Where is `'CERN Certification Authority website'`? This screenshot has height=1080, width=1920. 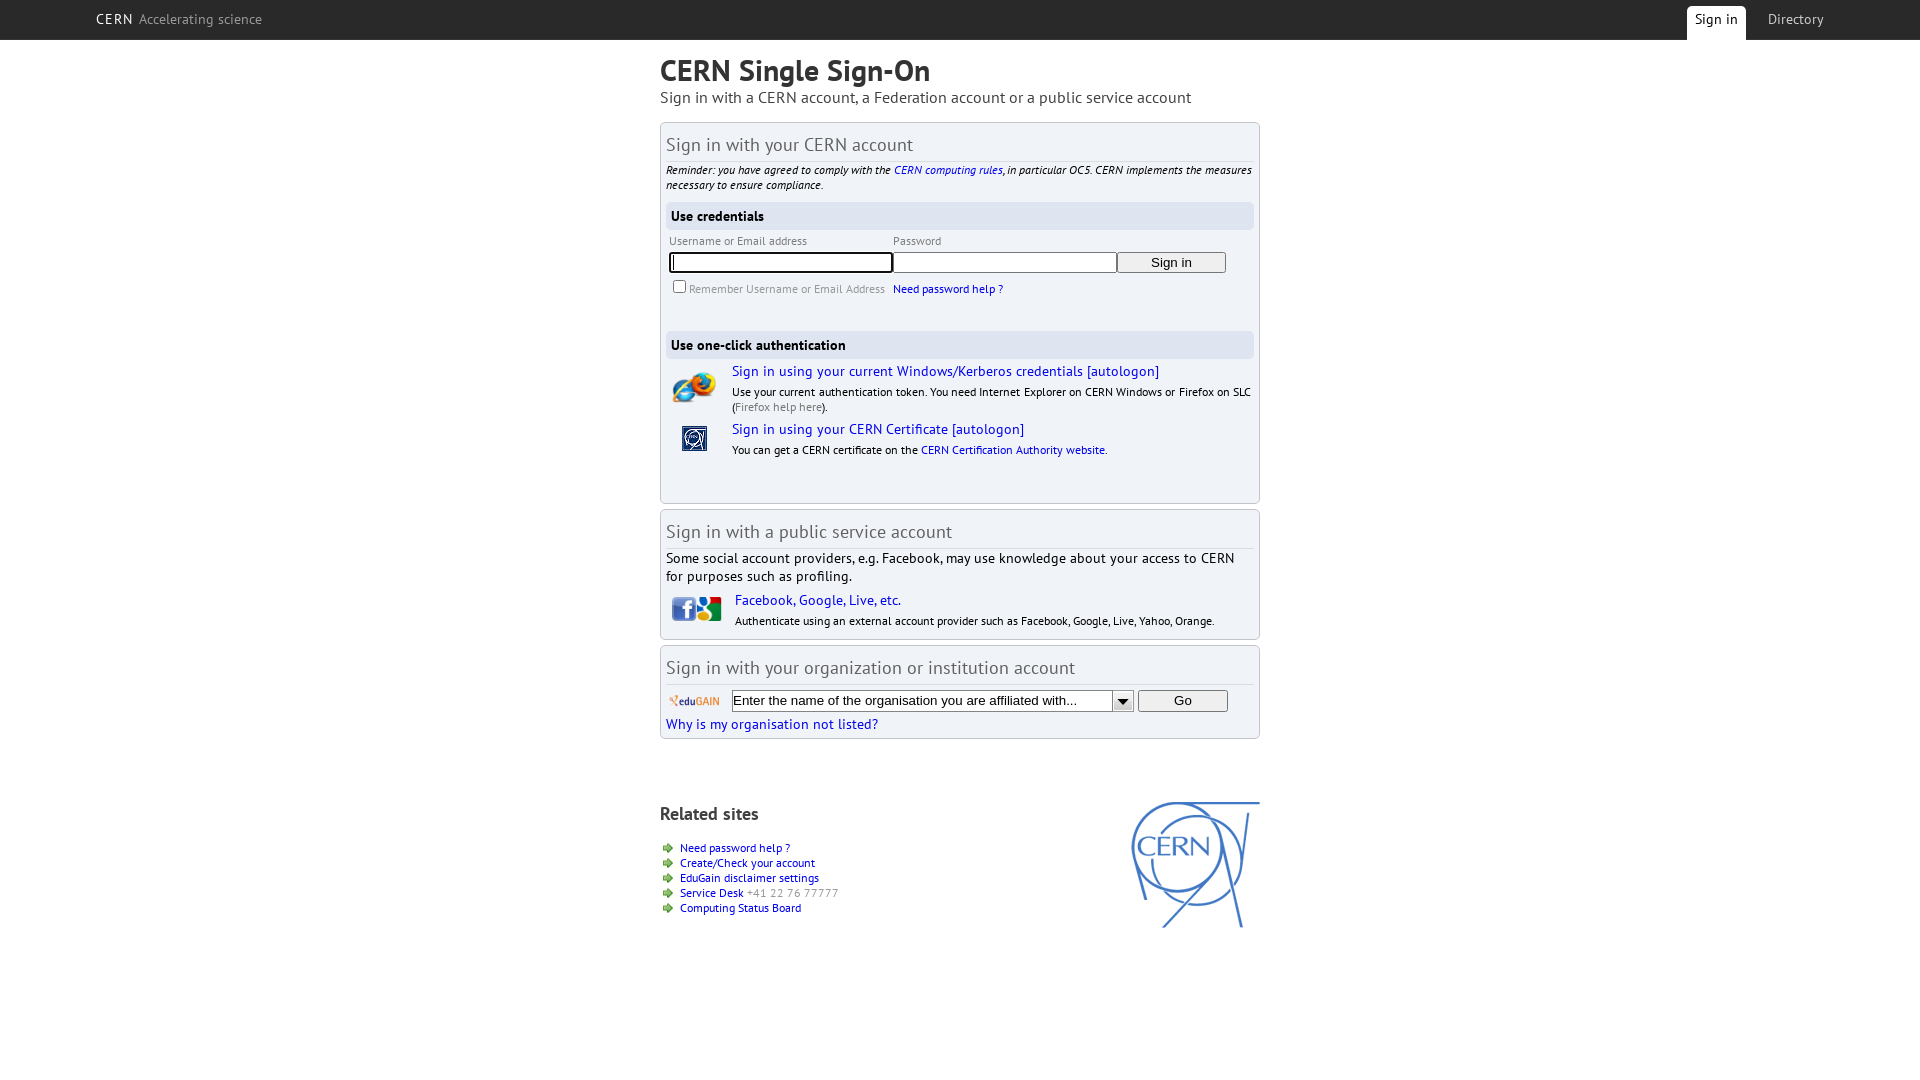
'CERN Certification Authority website' is located at coordinates (1012, 448).